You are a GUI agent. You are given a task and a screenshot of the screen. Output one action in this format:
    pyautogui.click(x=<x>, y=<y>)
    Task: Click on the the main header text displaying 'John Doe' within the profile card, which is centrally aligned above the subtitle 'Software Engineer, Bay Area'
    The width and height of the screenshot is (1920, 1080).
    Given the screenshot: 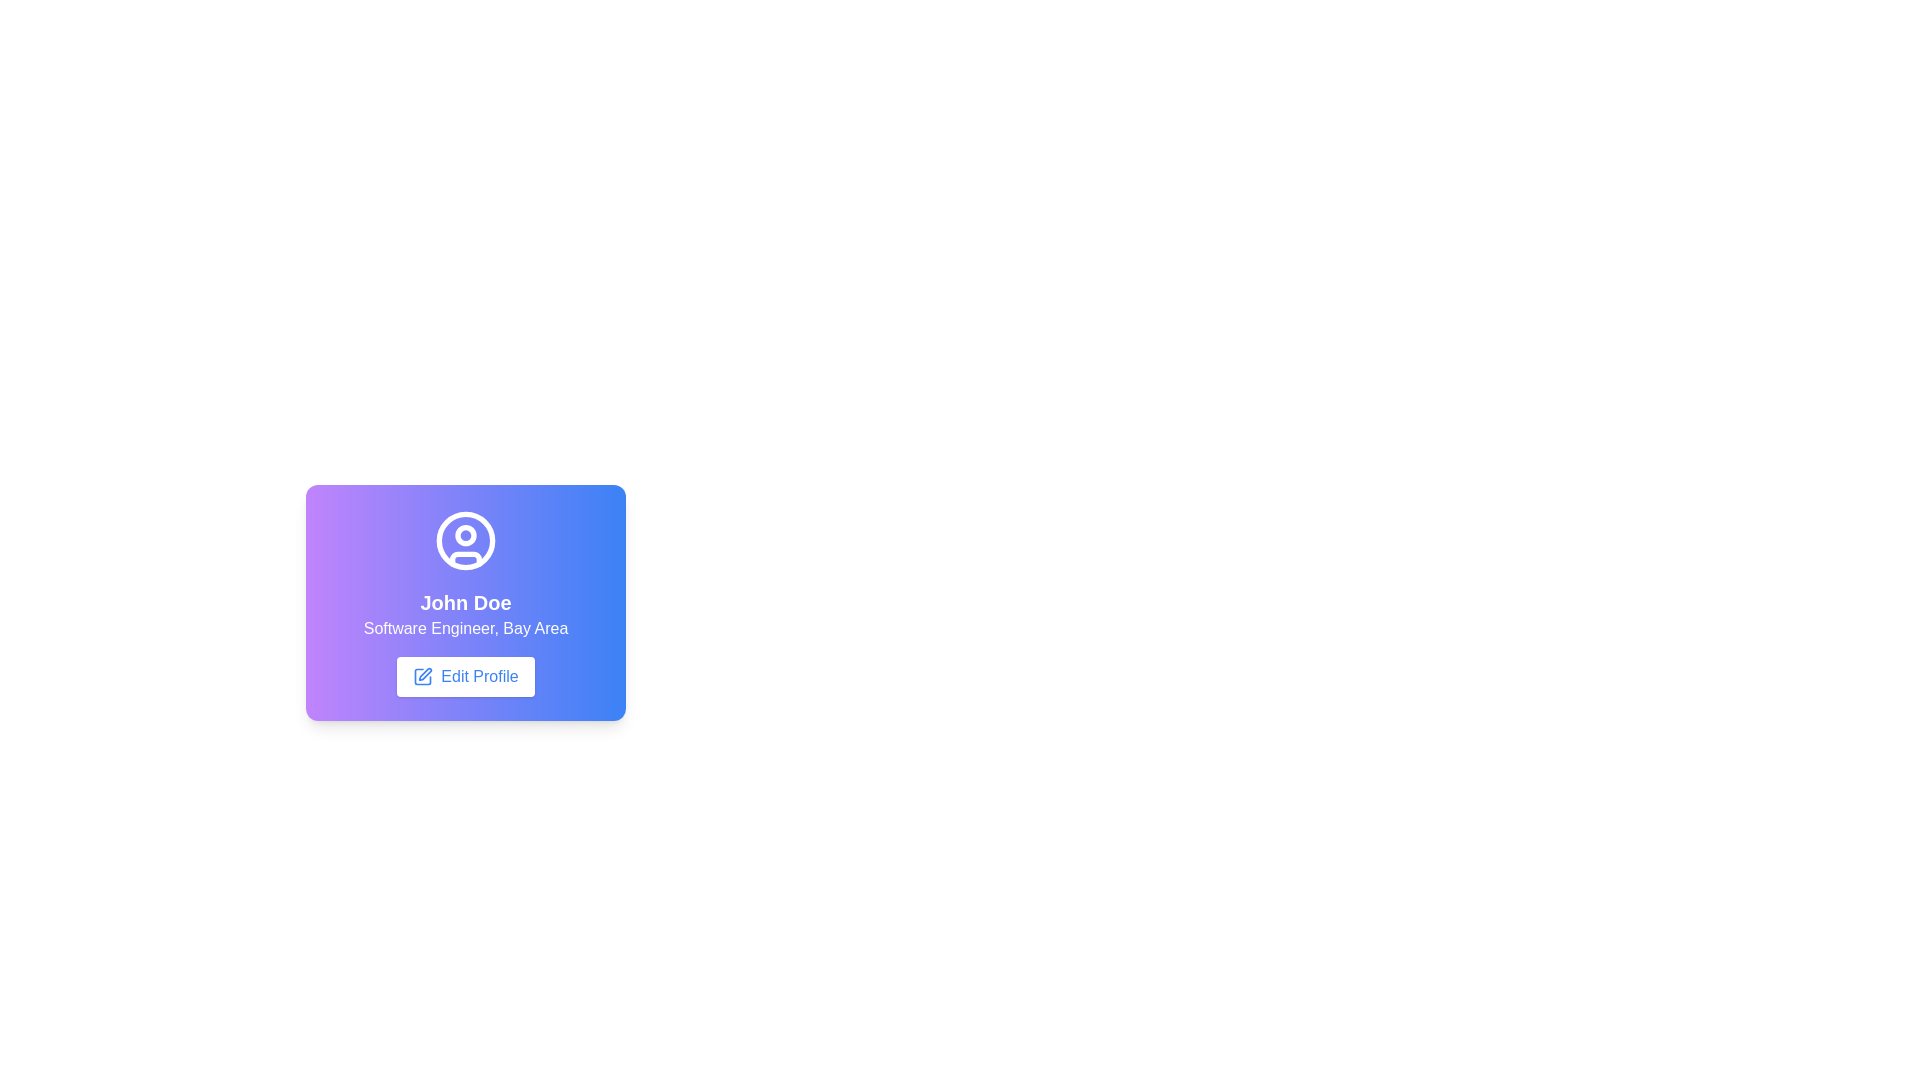 What is the action you would take?
    pyautogui.click(x=464, y=601)
    